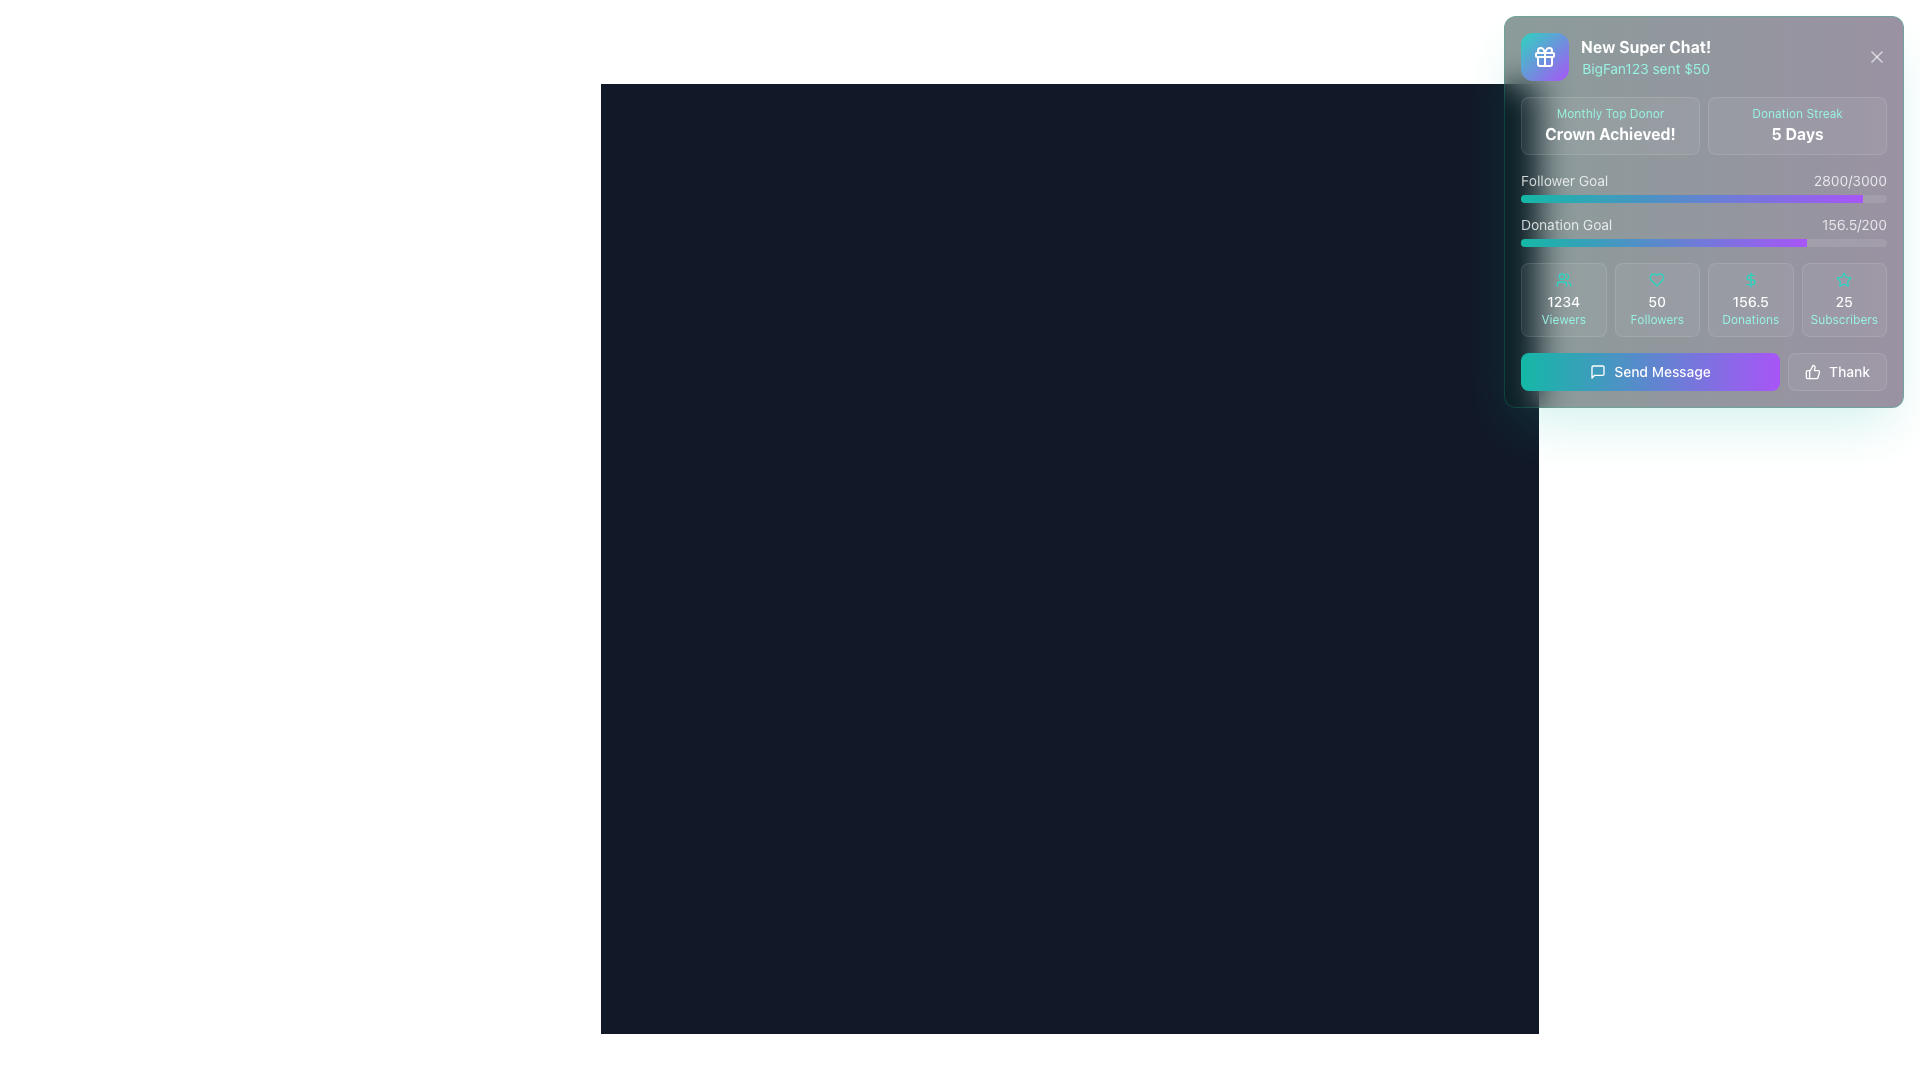 This screenshot has height=1080, width=1920. What do you see at coordinates (1843, 300) in the screenshot?
I see `the Information Display Block that features a light teal star icon, the bold number '25', and the label 'subscribers' in turquoise text, located at the bottom-right of the card` at bounding box center [1843, 300].